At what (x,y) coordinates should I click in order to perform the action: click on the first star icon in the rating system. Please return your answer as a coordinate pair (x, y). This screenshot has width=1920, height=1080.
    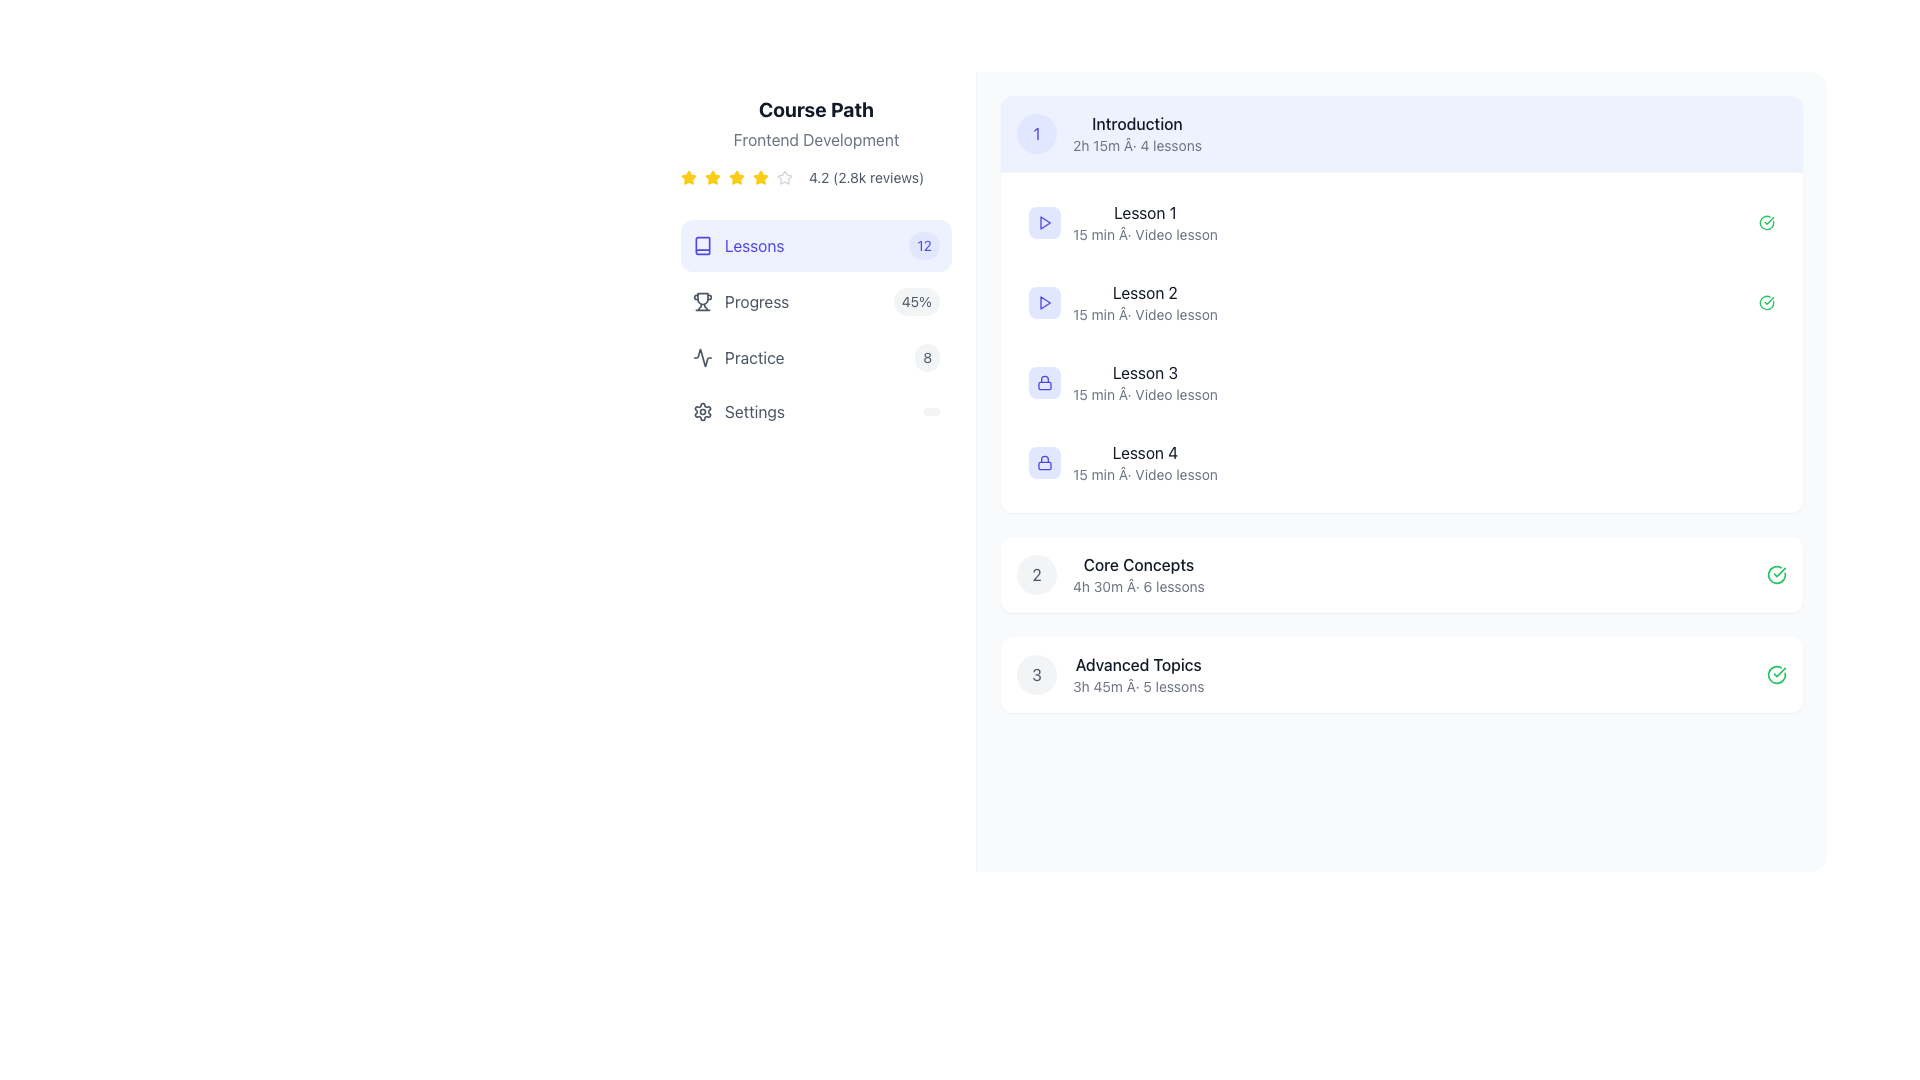
    Looking at the image, I should click on (689, 176).